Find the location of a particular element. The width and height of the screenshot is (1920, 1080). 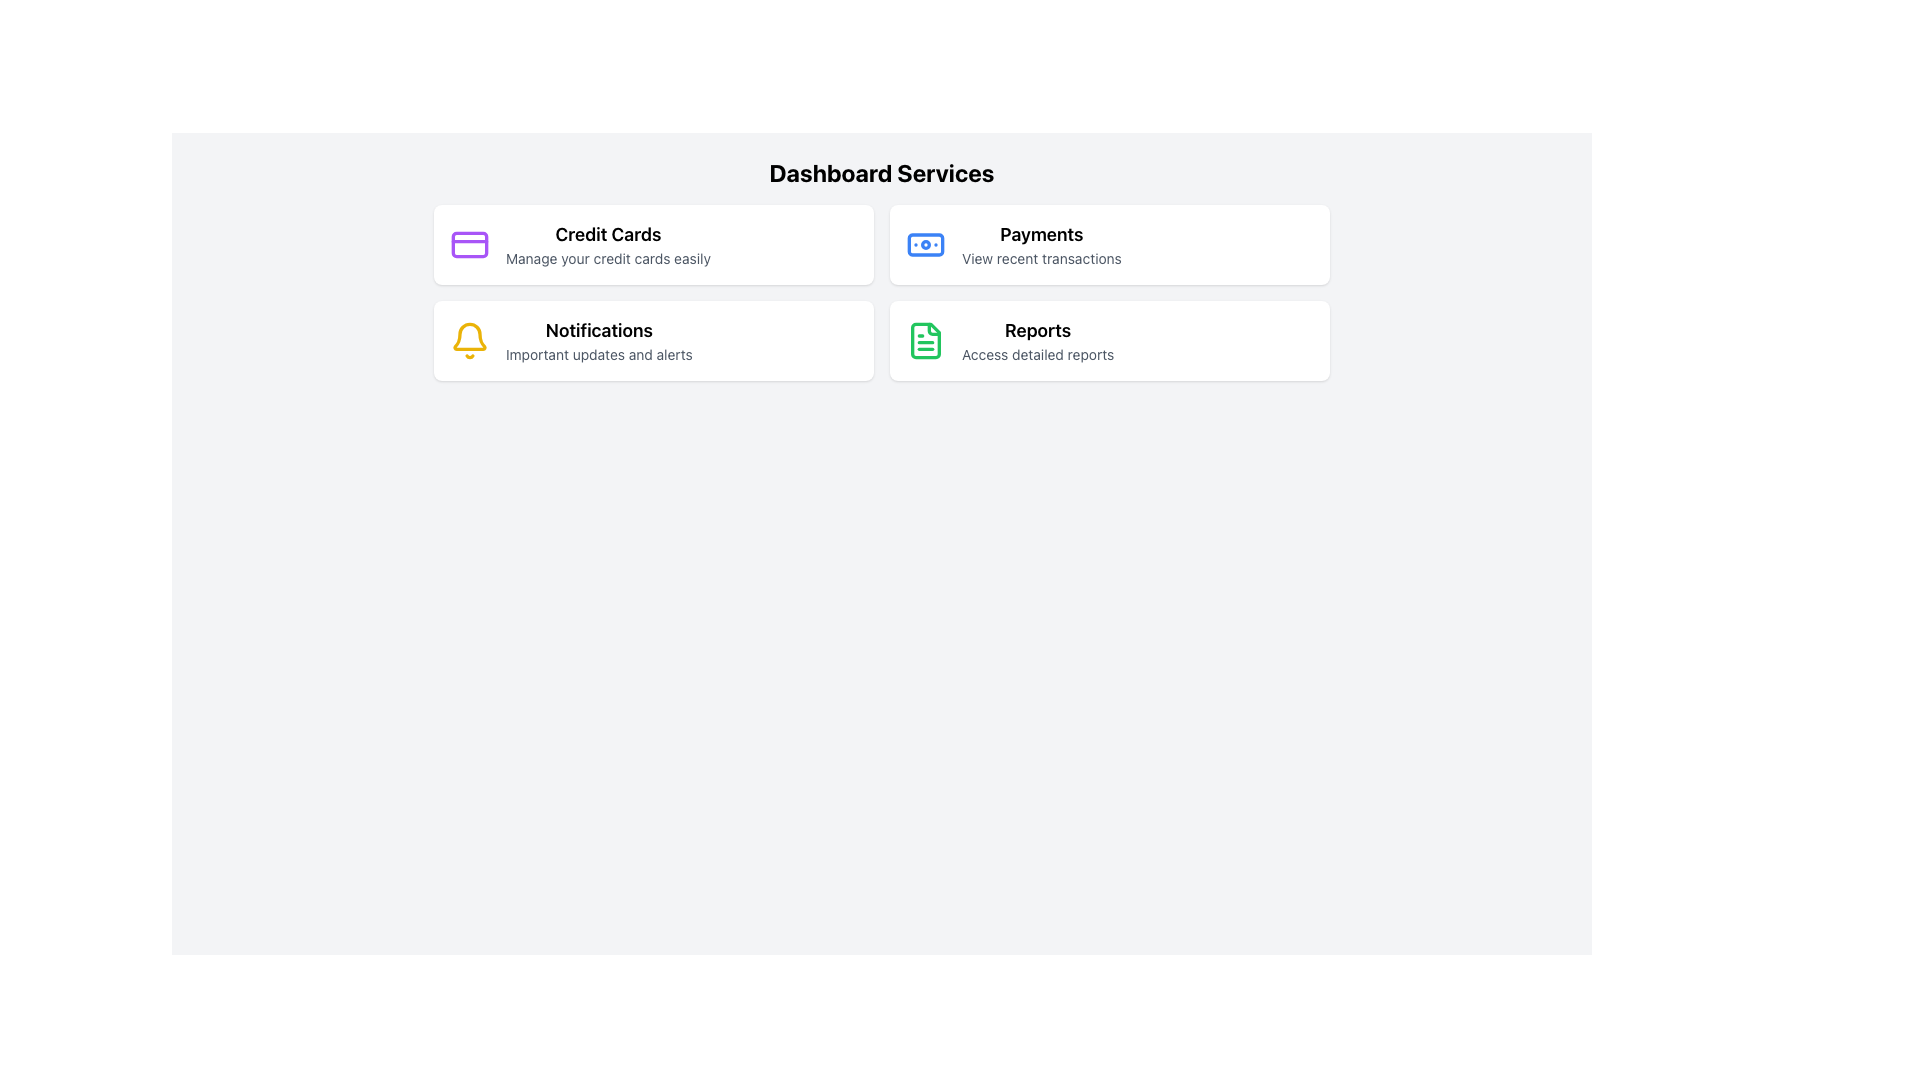

code of the SVG Rectangle that represents the credit card feature in the 'Credit Cards' section of the grid layout by opening the developer tools is located at coordinates (469, 242).